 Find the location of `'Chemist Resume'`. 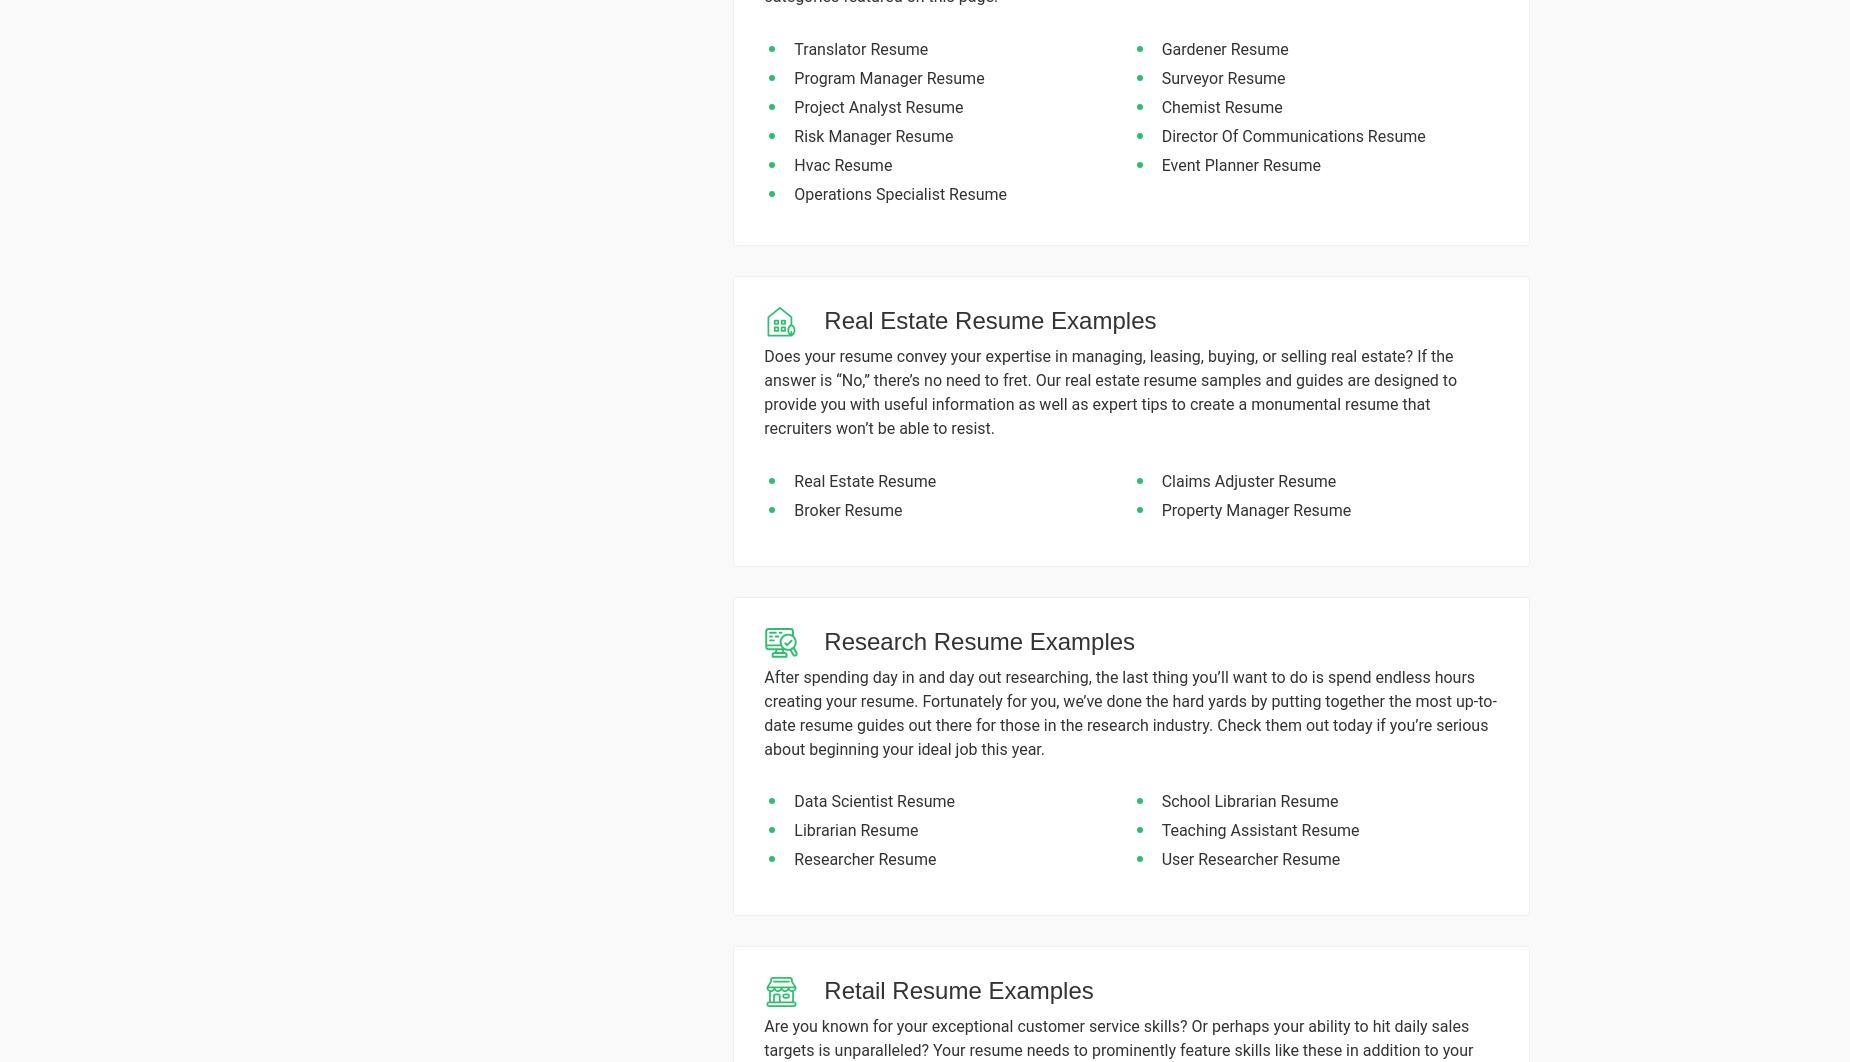

'Chemist Resume' is located at coordinates (1220, 106).